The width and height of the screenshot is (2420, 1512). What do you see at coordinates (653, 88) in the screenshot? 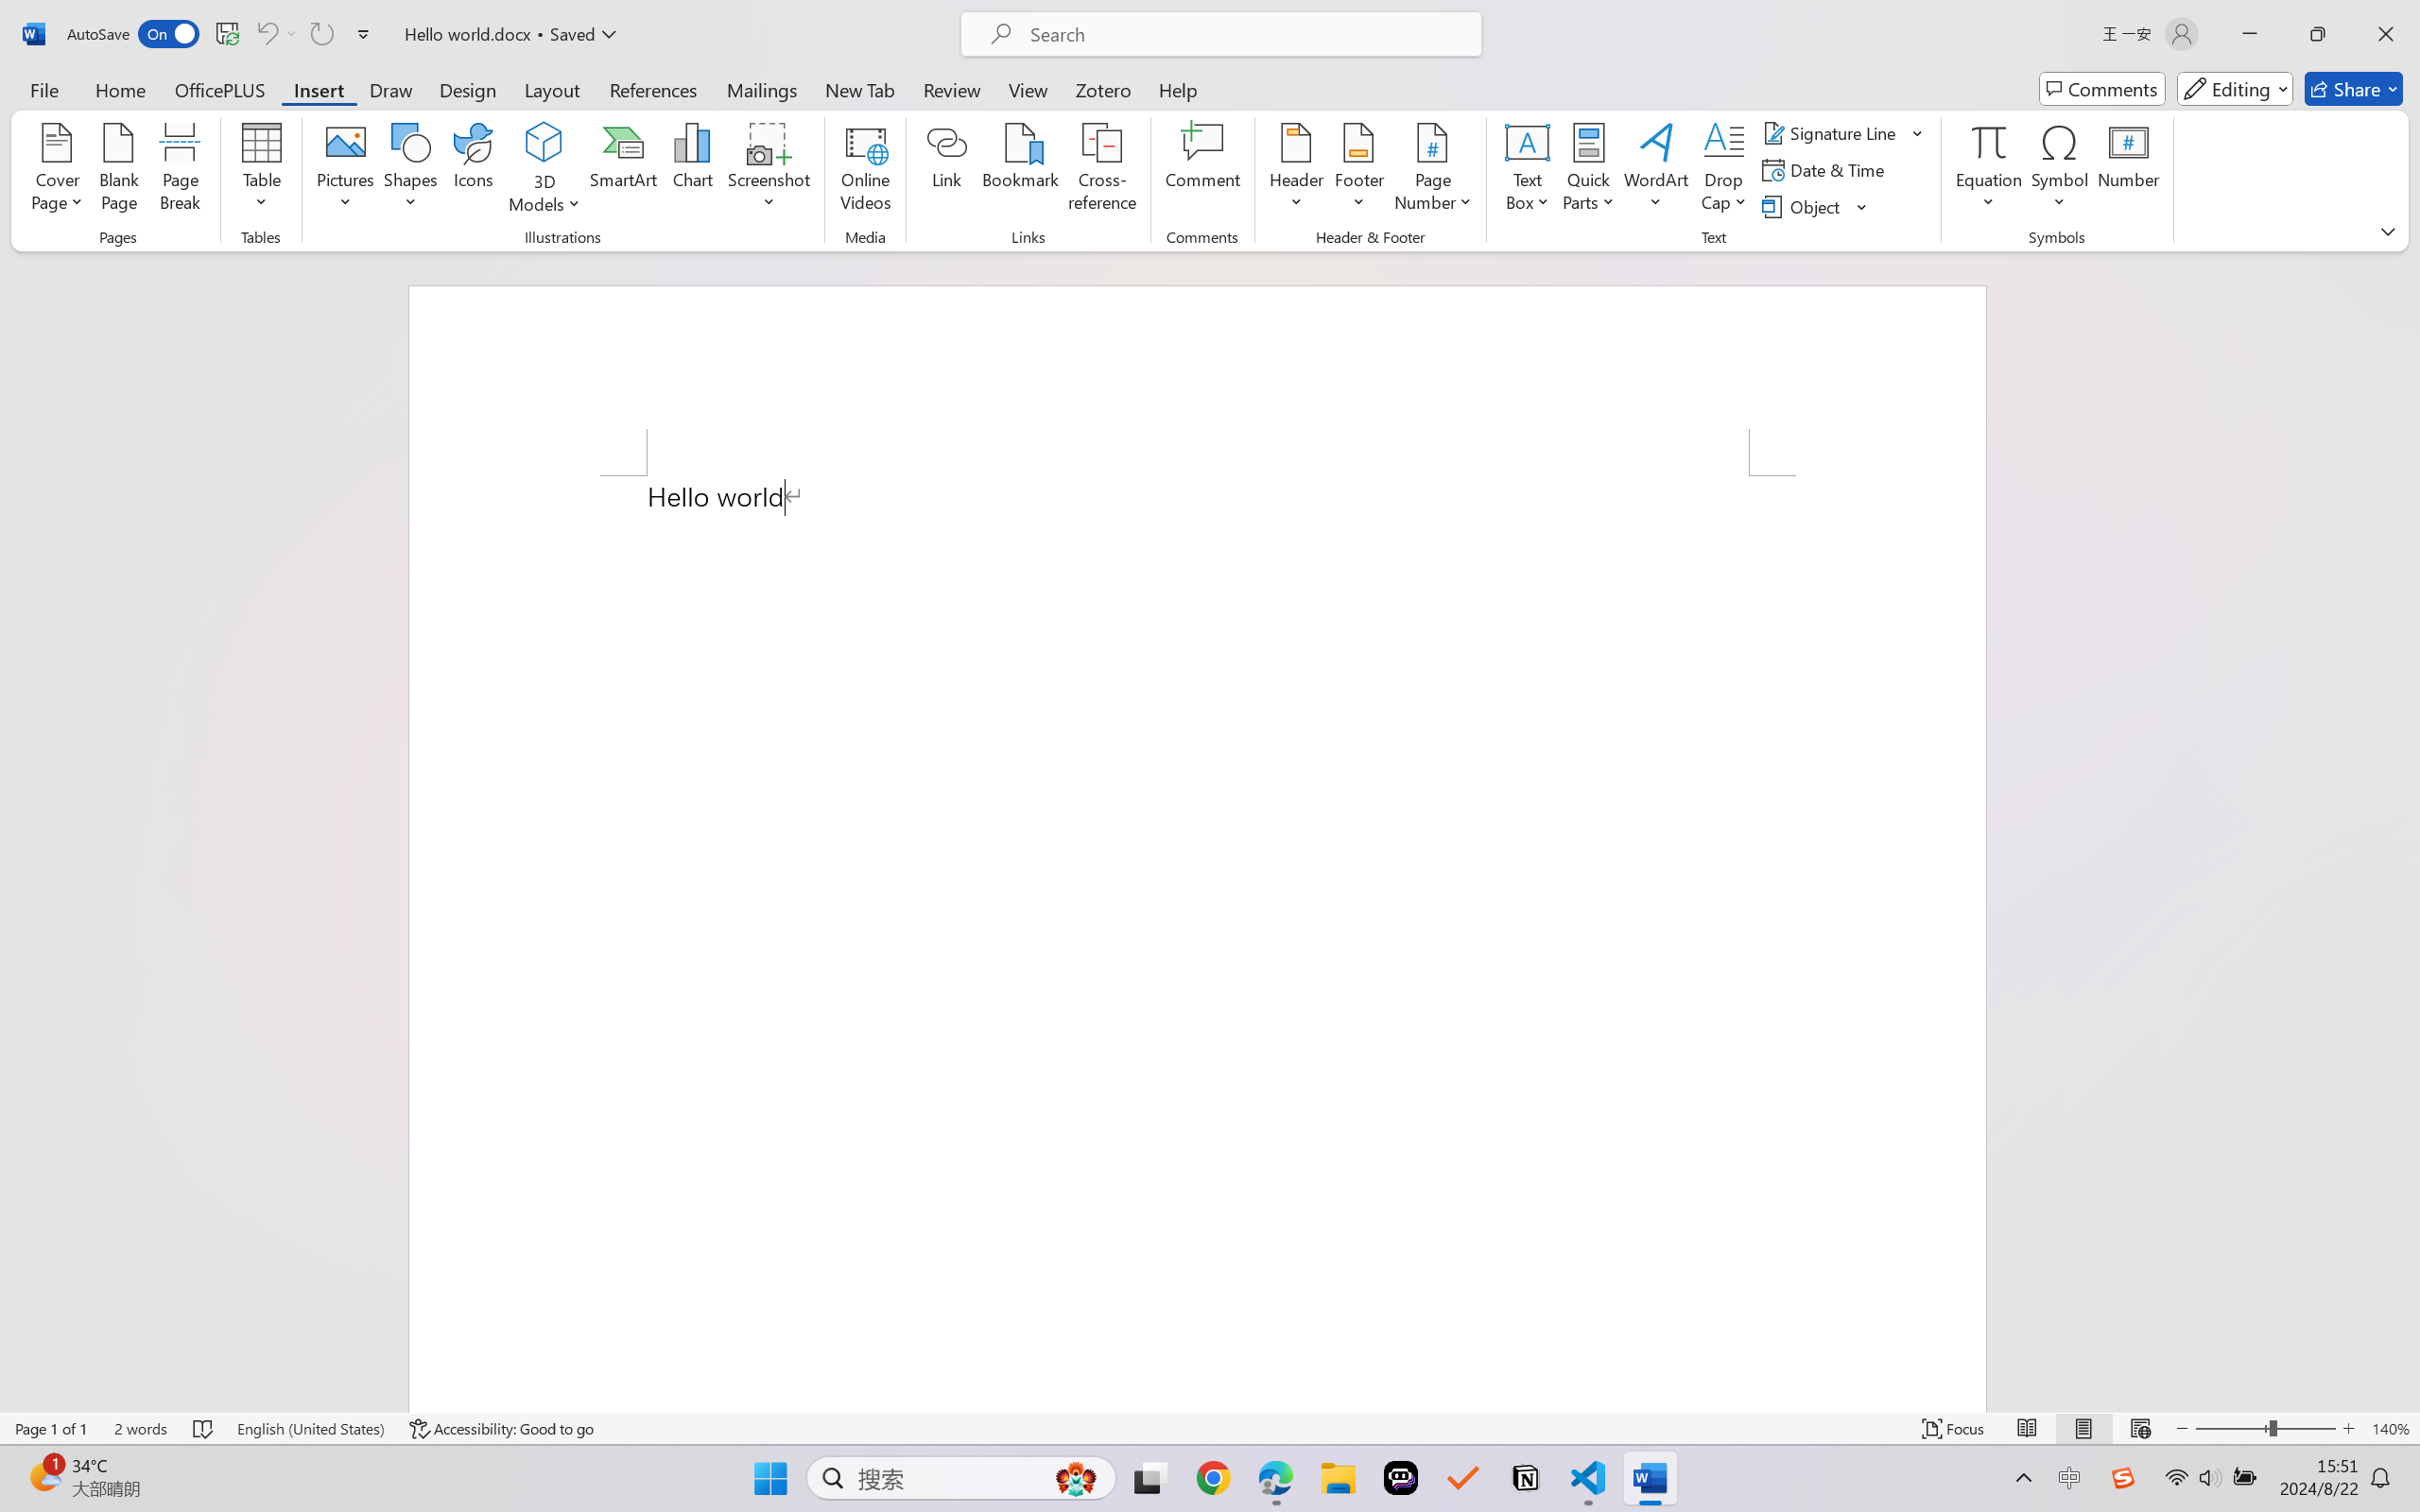
I see `'References'` at bounding box center [653, 88].